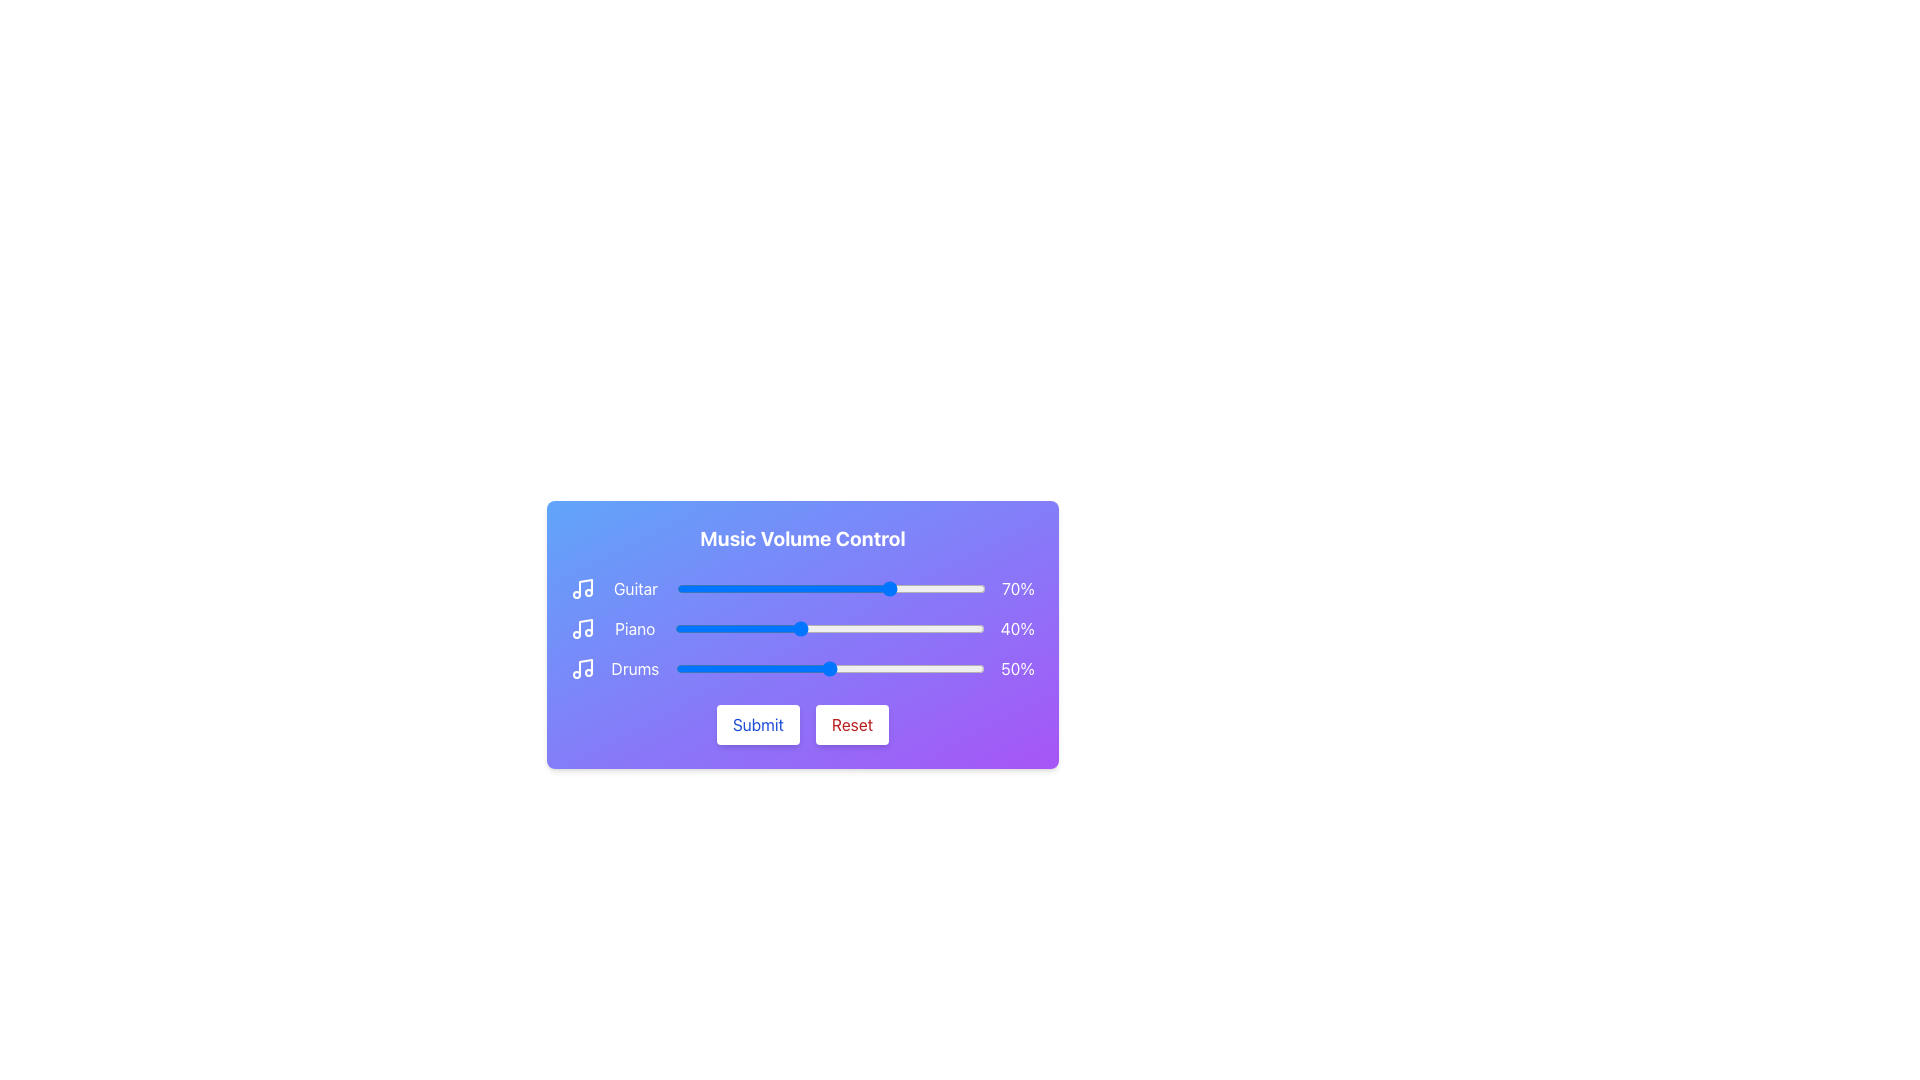  Describe the element at coordinates (966, 627) in the screenshot. I see `the Piano slider` at that location.